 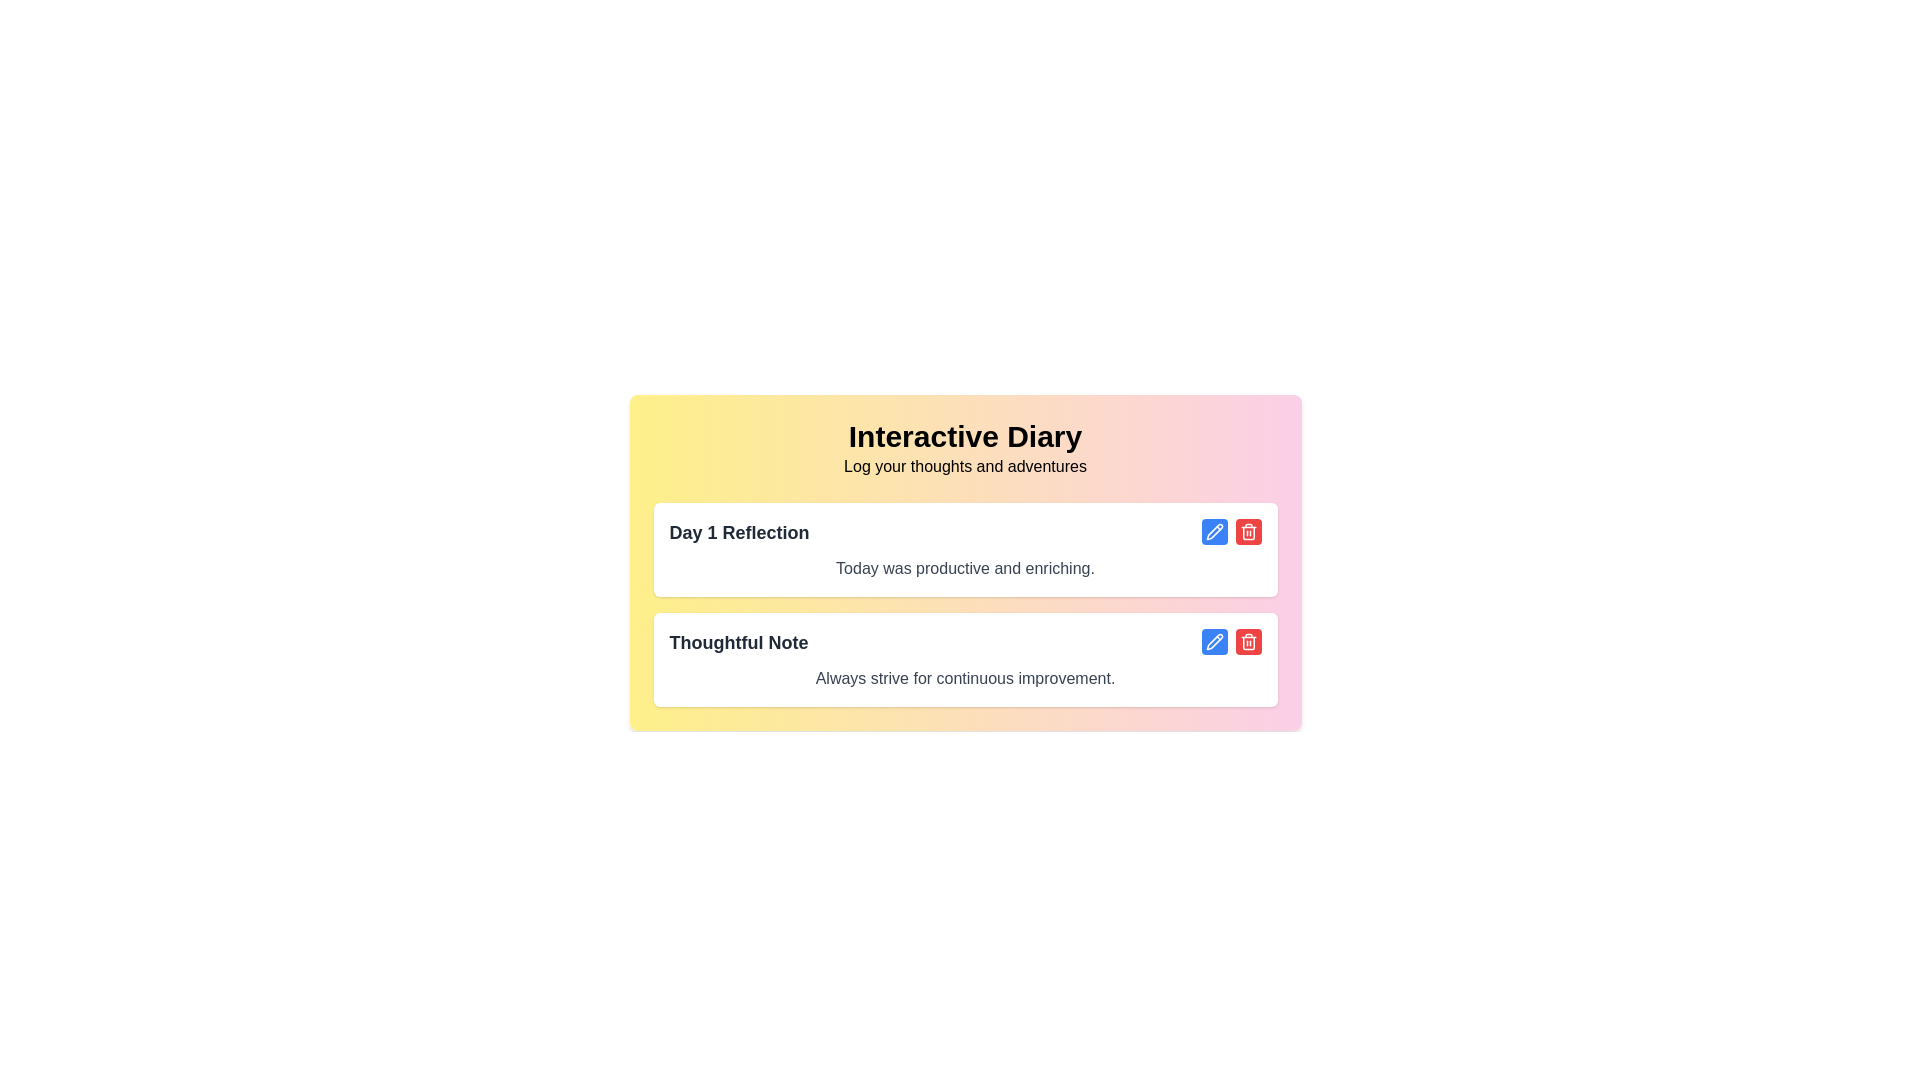 What do you see at coordinates (1247, 641) in the screenshot?
I see `the trash bin icon inside the red button` at bounding box center [1247, 641].